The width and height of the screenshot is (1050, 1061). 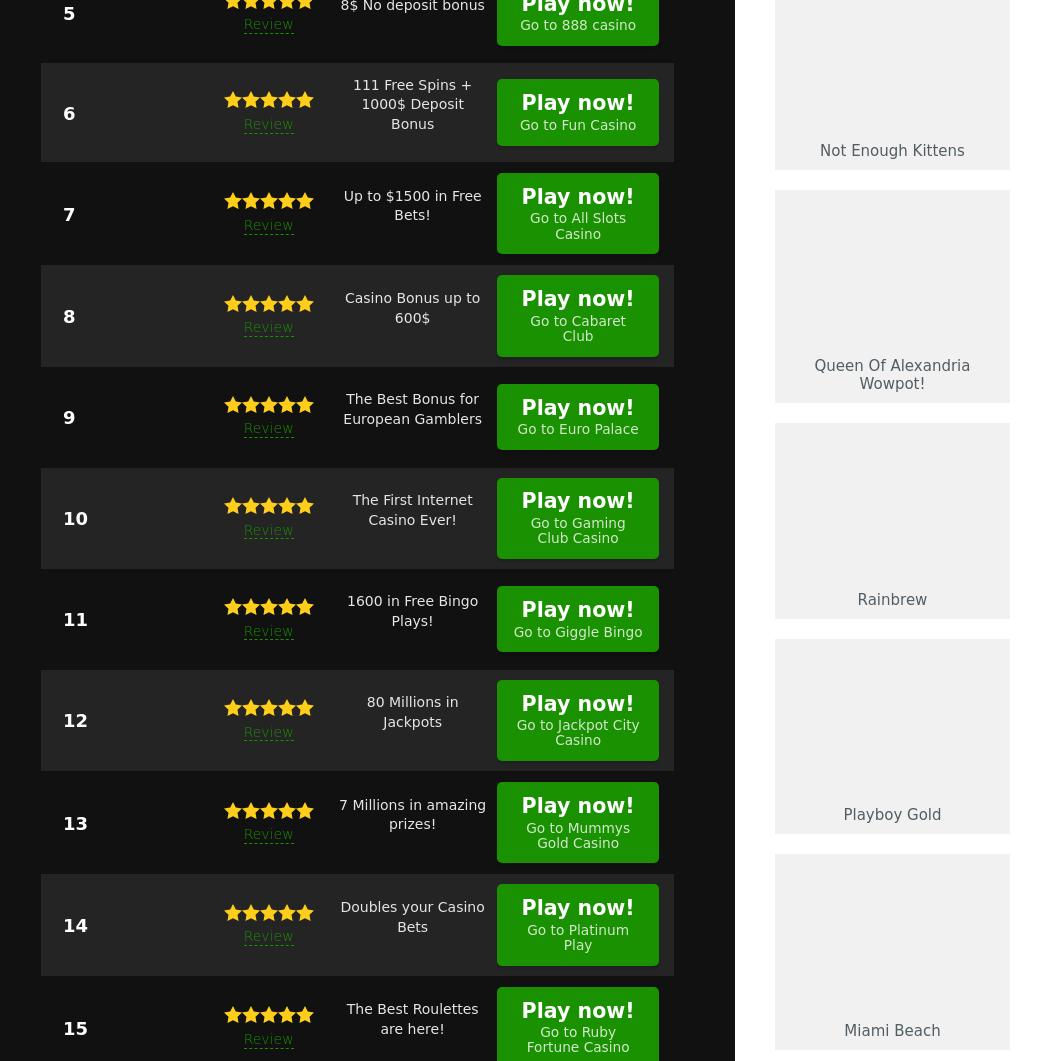 I want to click on 'Go to Cabaret Club', so click(x=576, y=326).